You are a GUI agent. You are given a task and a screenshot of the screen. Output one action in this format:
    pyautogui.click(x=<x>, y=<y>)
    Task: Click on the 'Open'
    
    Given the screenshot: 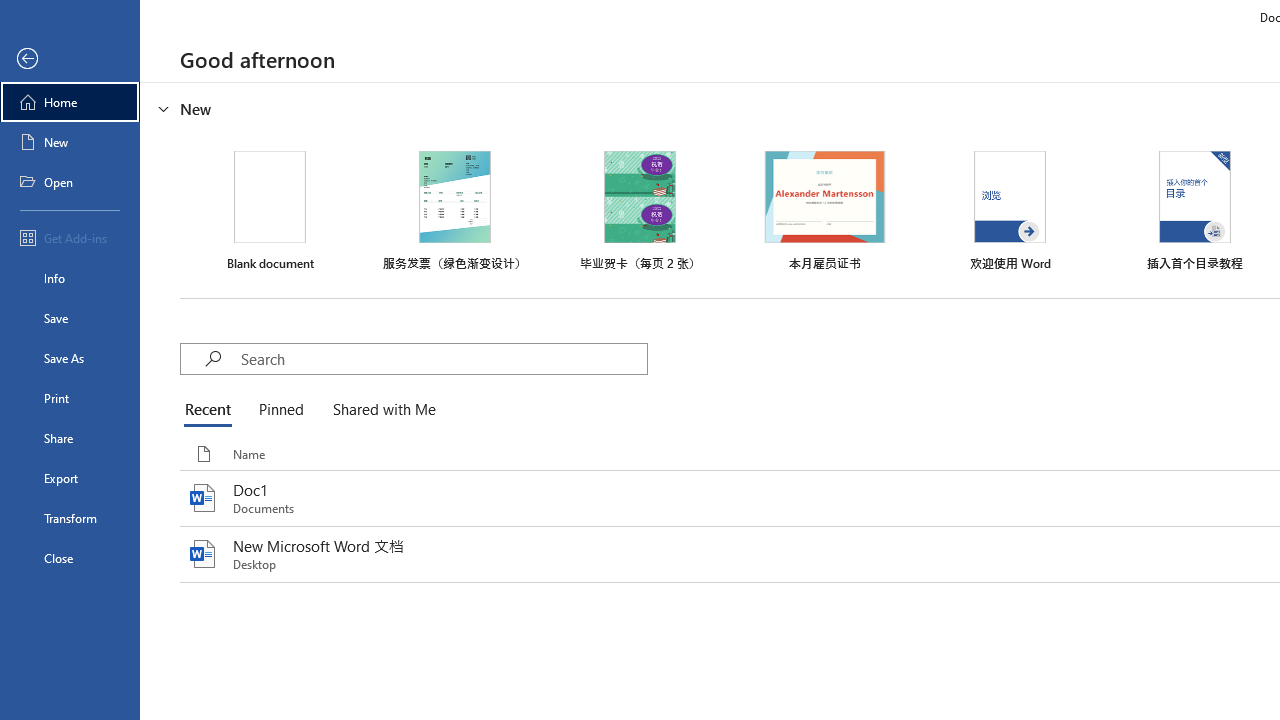 What is the action you would take?
    pyautogui.click(x=69, y=182)
    